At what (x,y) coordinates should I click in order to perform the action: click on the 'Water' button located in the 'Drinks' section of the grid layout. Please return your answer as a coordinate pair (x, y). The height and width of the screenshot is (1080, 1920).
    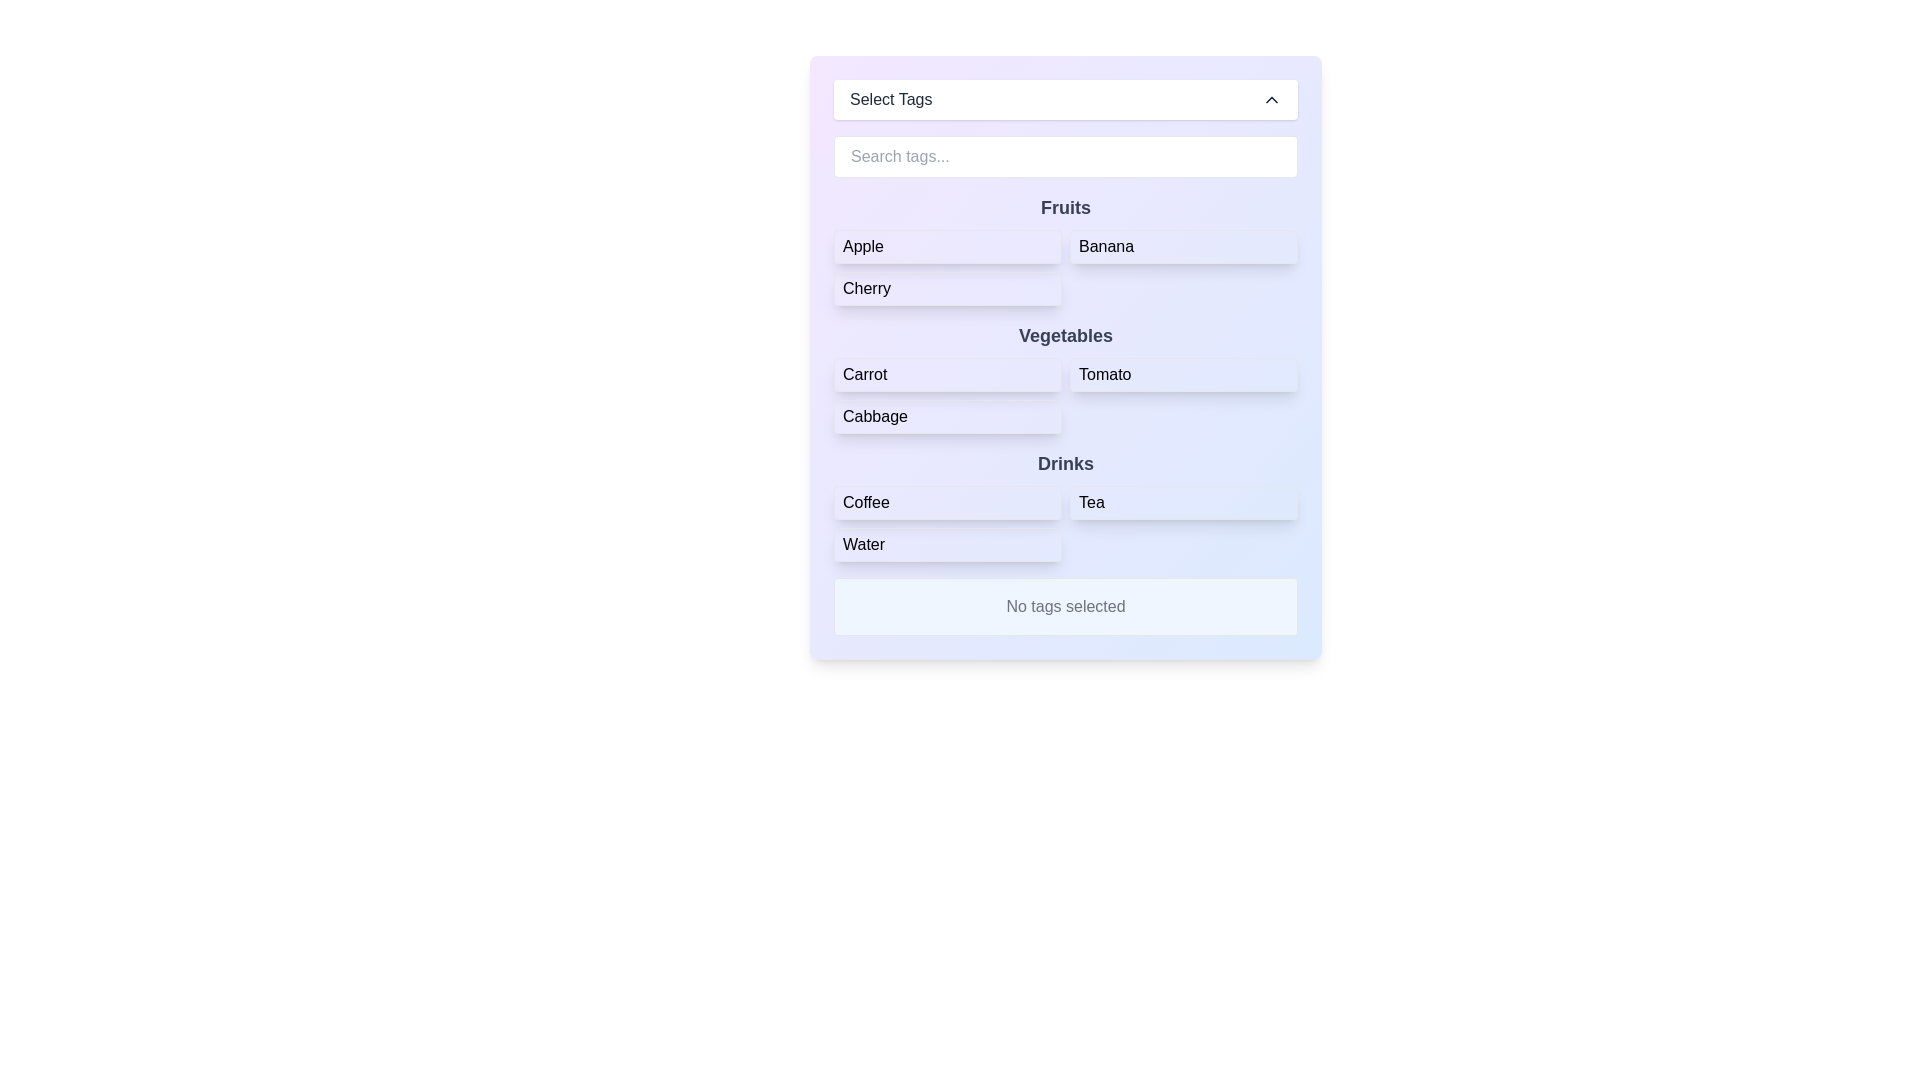
    Looking at the image, I should click on (947, 544).